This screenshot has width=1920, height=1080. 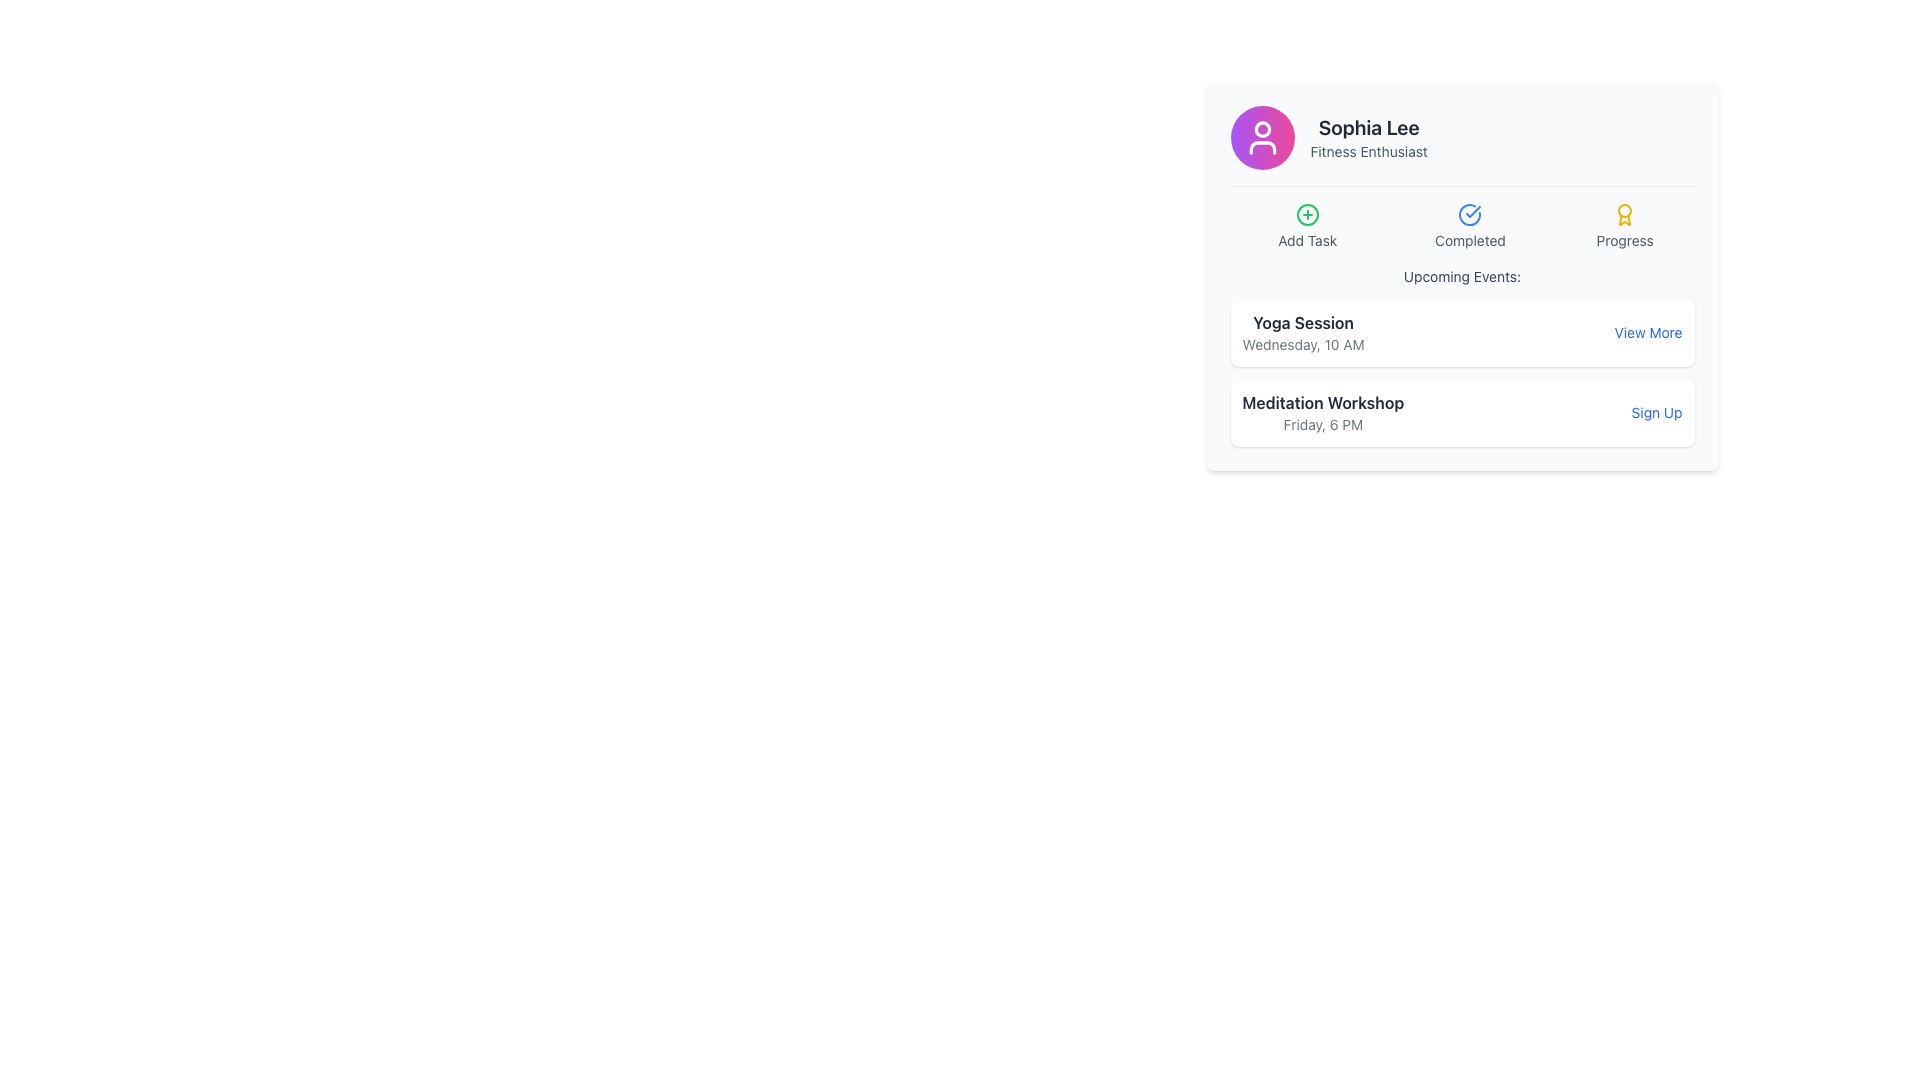 What do you see at coordinates (1625, 226) in the screenshot?
I see `the informational icon resembling an award medal with the text 'Progress' below it` at bounding box center [1625, 226].